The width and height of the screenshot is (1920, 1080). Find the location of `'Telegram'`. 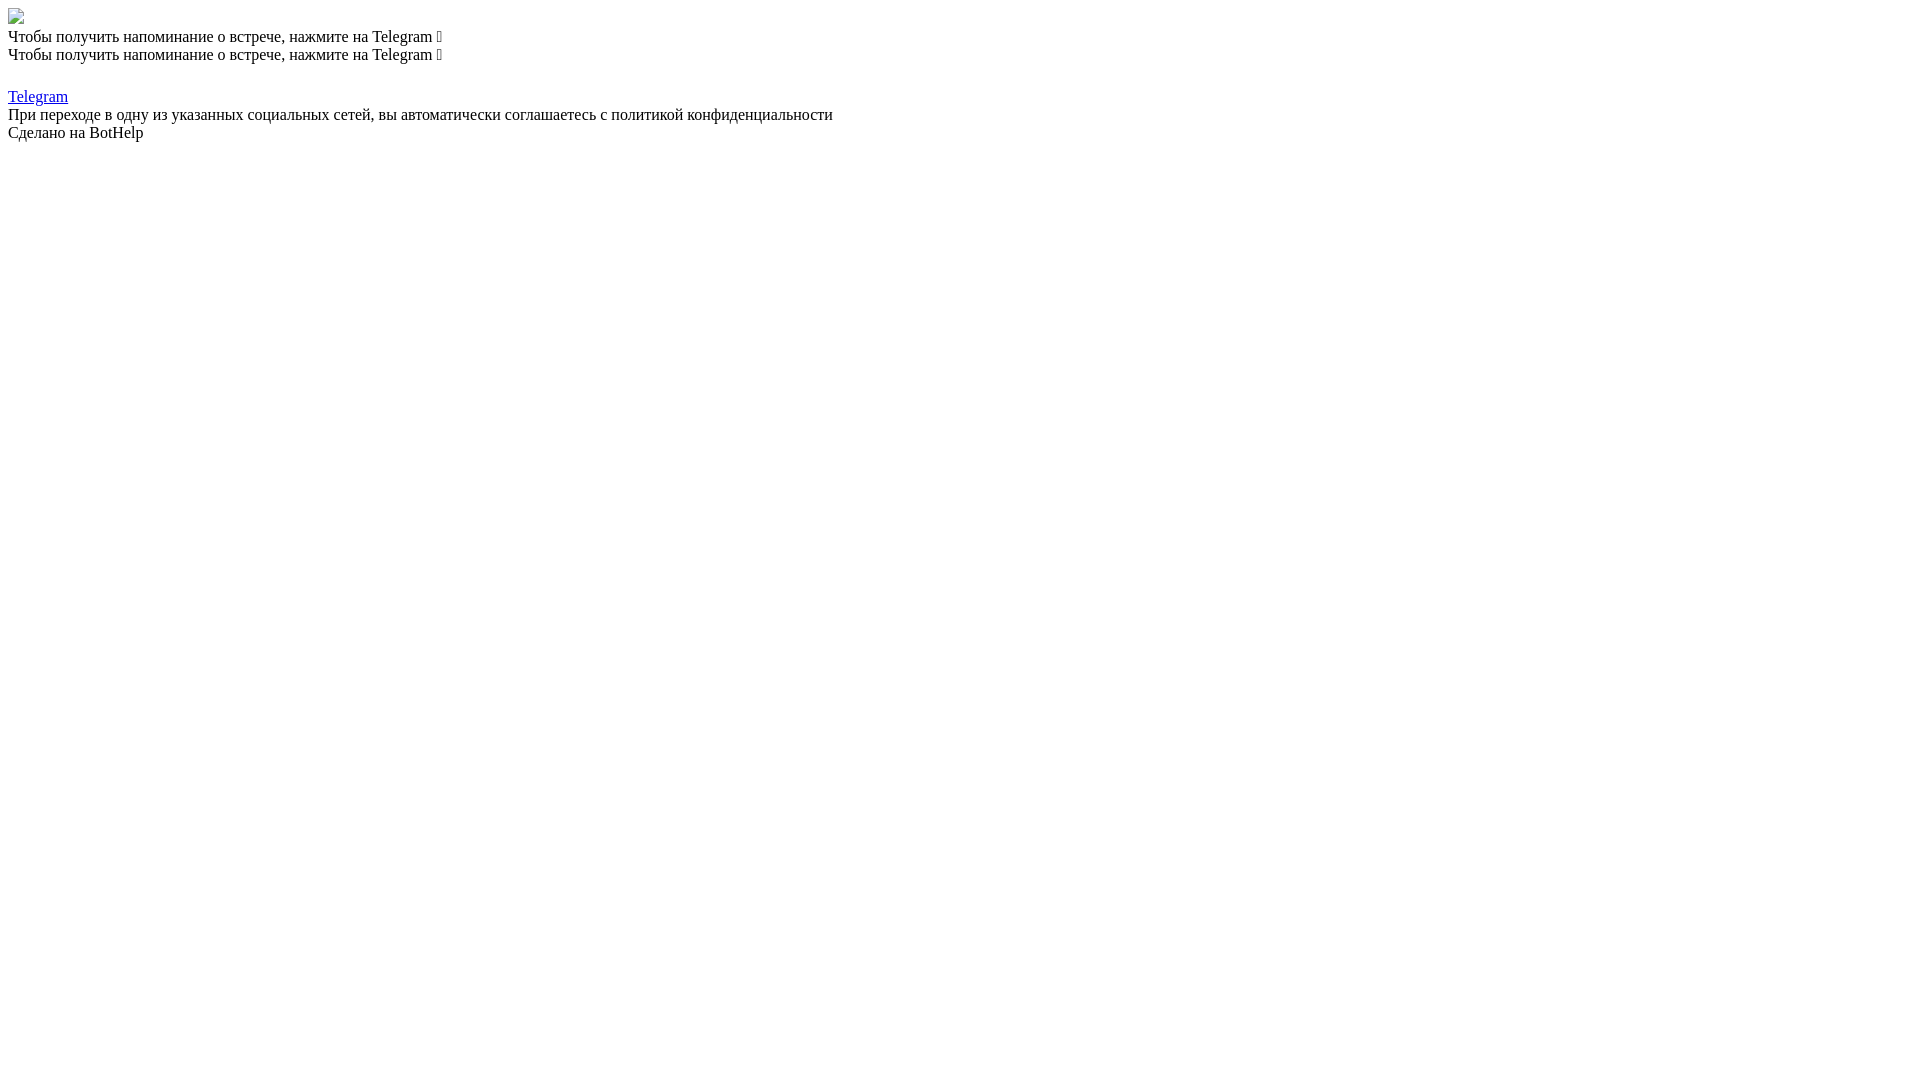

'Telegram' is located at coordinates (960, 83).